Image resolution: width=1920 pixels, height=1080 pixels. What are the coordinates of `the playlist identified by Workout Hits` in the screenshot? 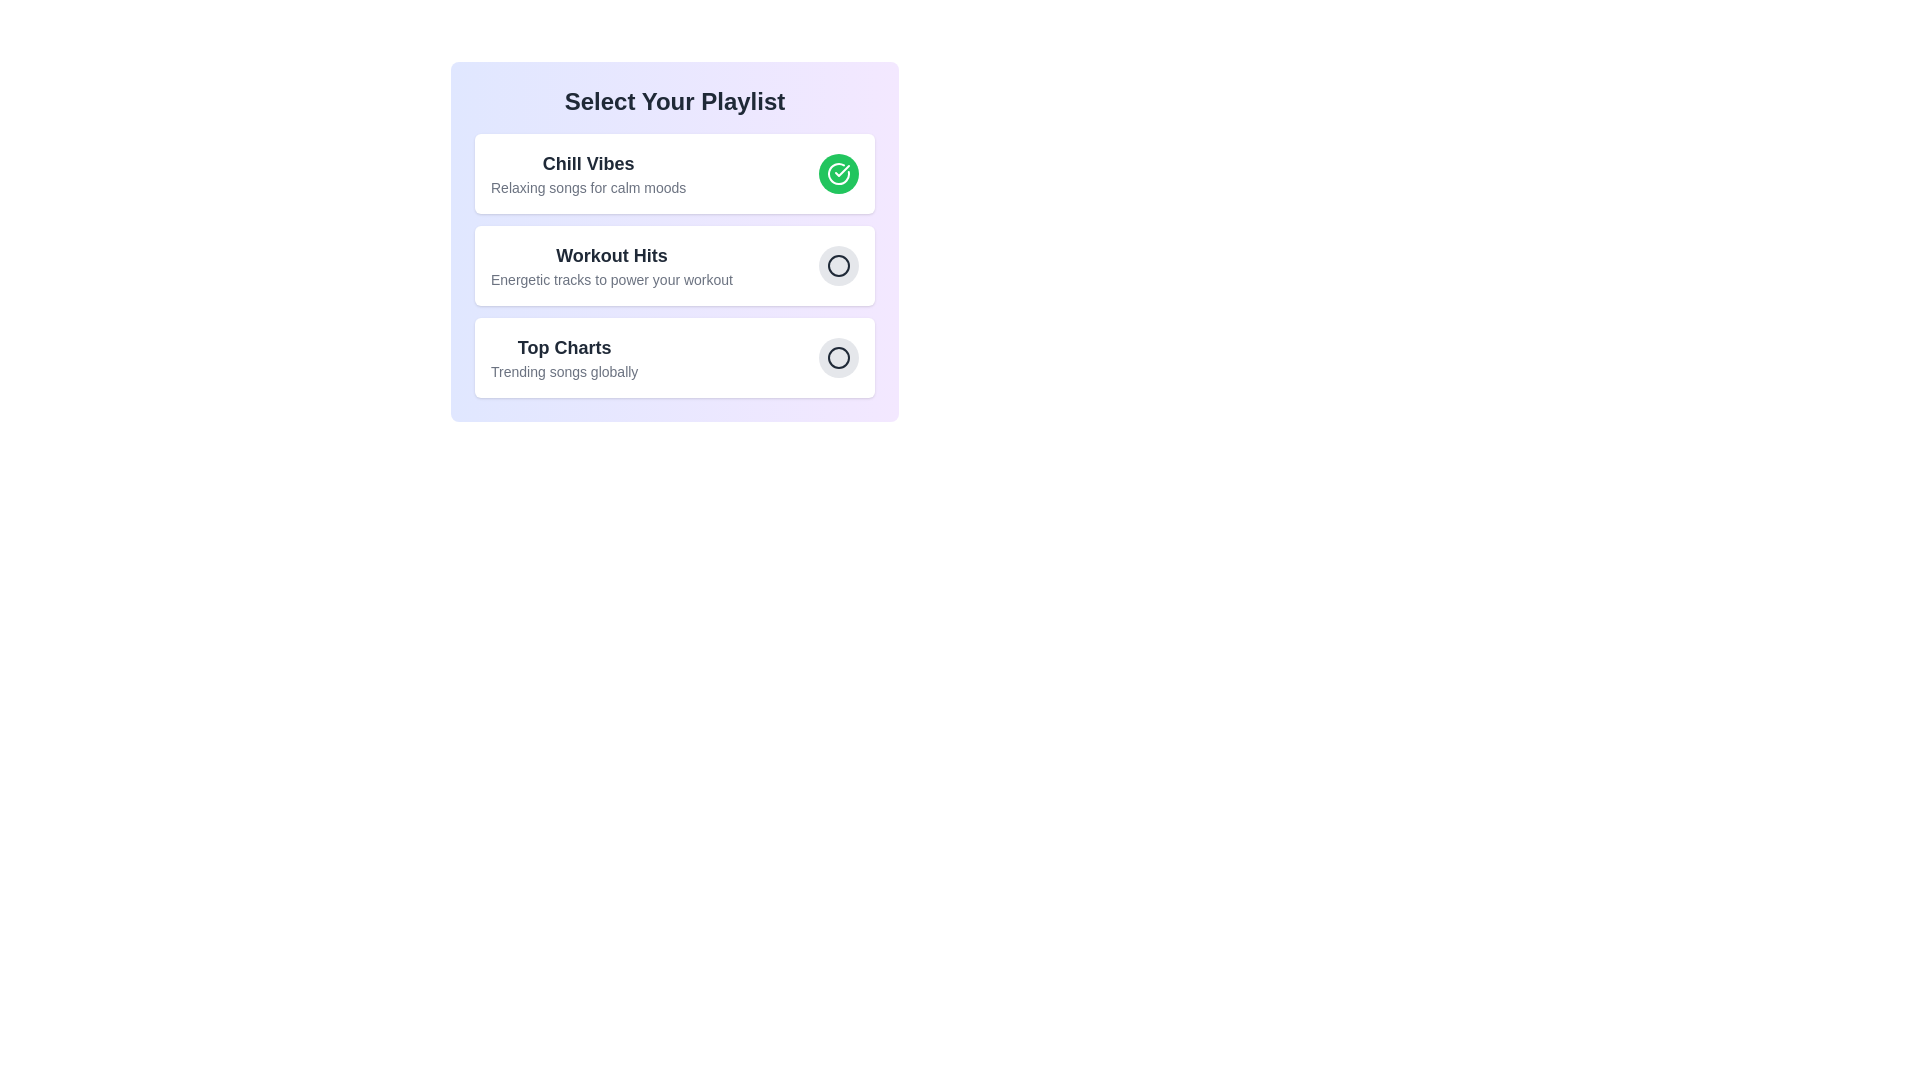 It's located at (839, 265).